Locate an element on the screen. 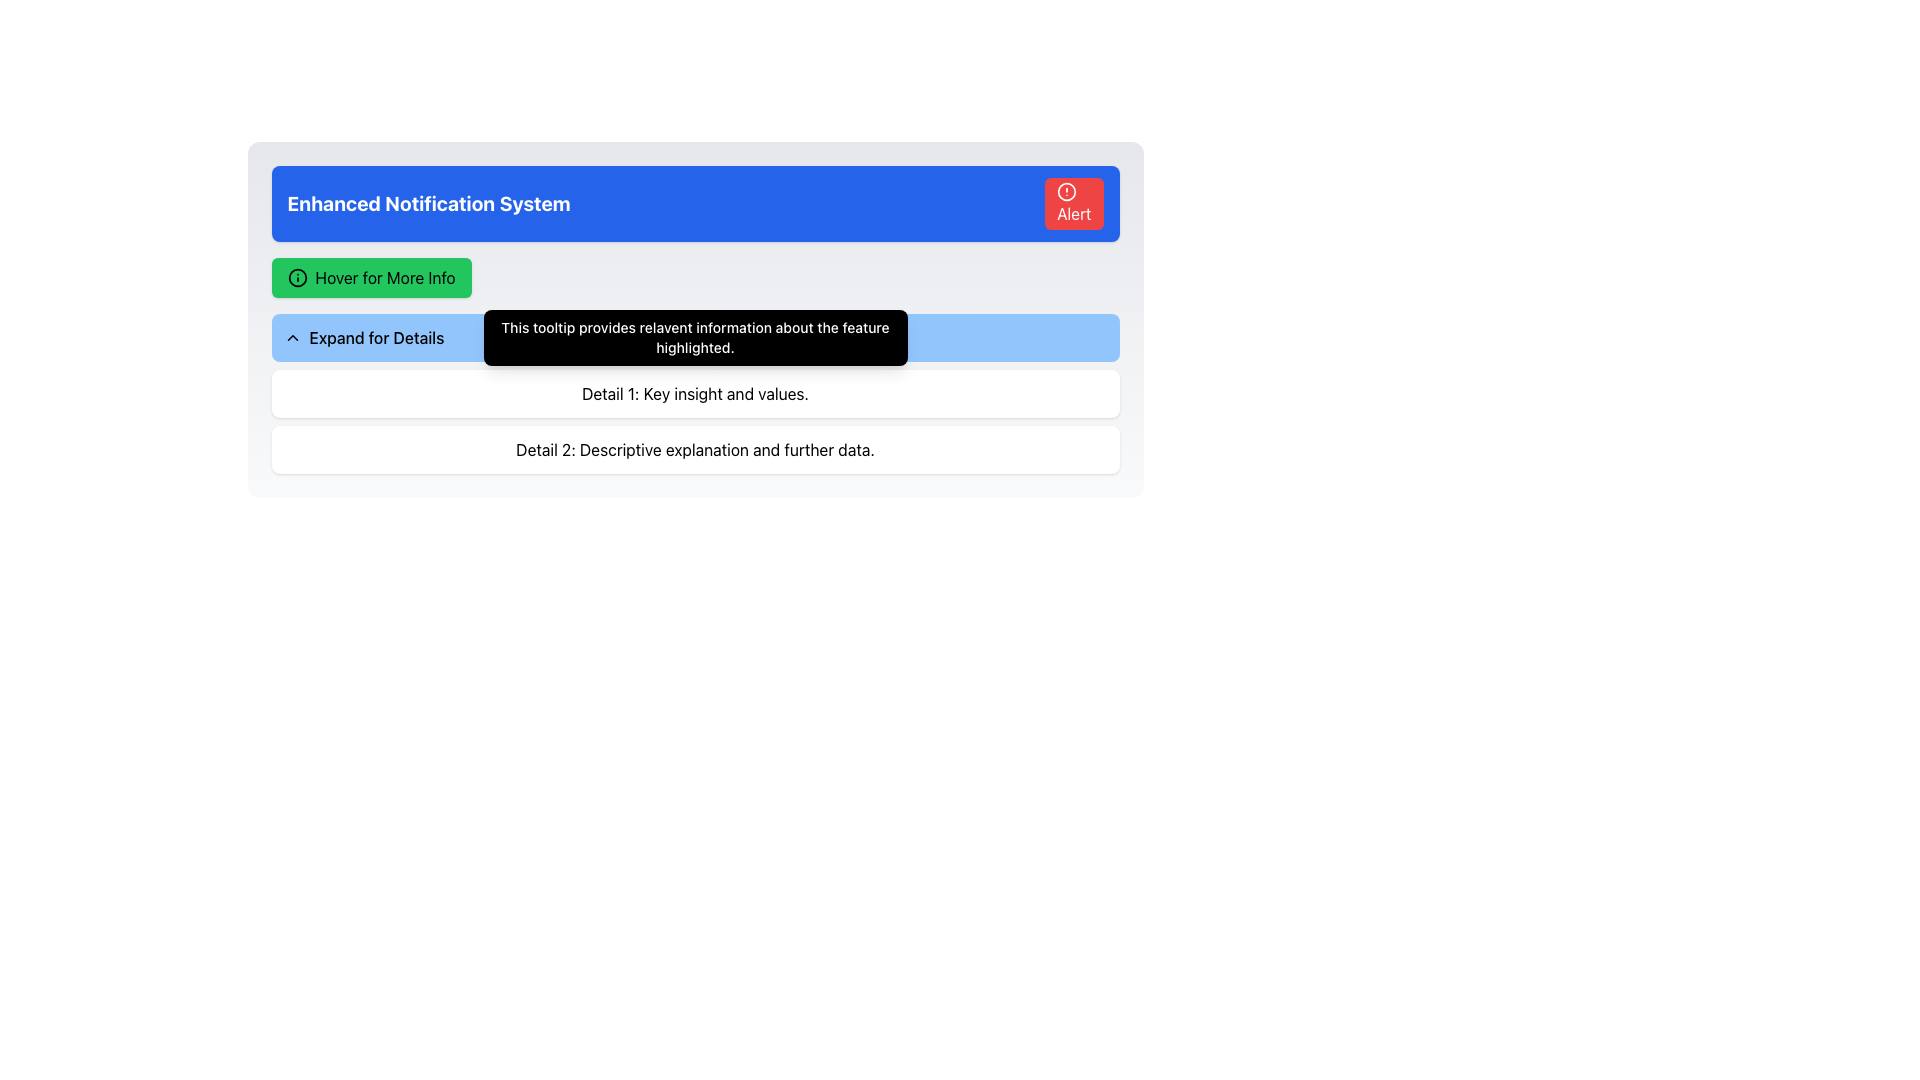  the text label displaying 'Expand for Details', which is centered within a blue rectangular background is located at coordinates (373, 337).